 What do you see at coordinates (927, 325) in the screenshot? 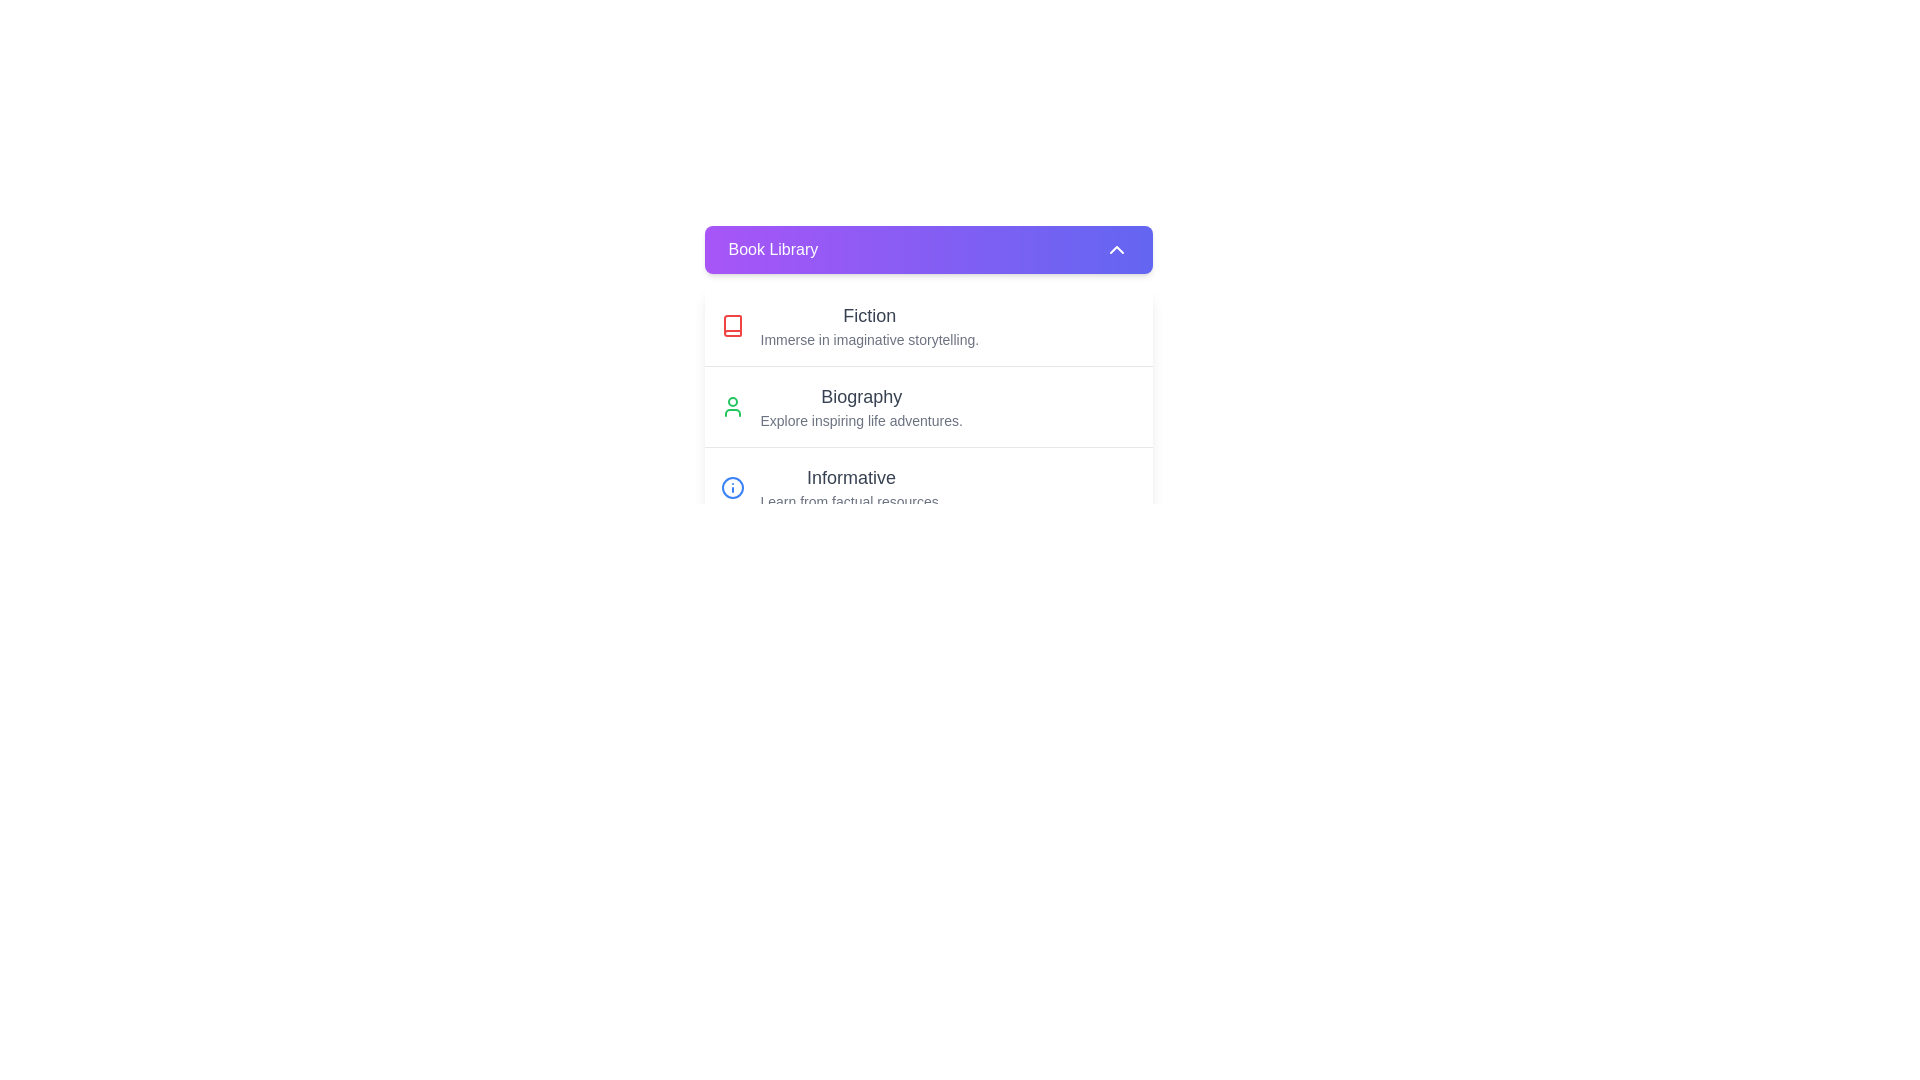
I see `the first list item representing the 'Fiction' category` at bounding box center [927, 325].